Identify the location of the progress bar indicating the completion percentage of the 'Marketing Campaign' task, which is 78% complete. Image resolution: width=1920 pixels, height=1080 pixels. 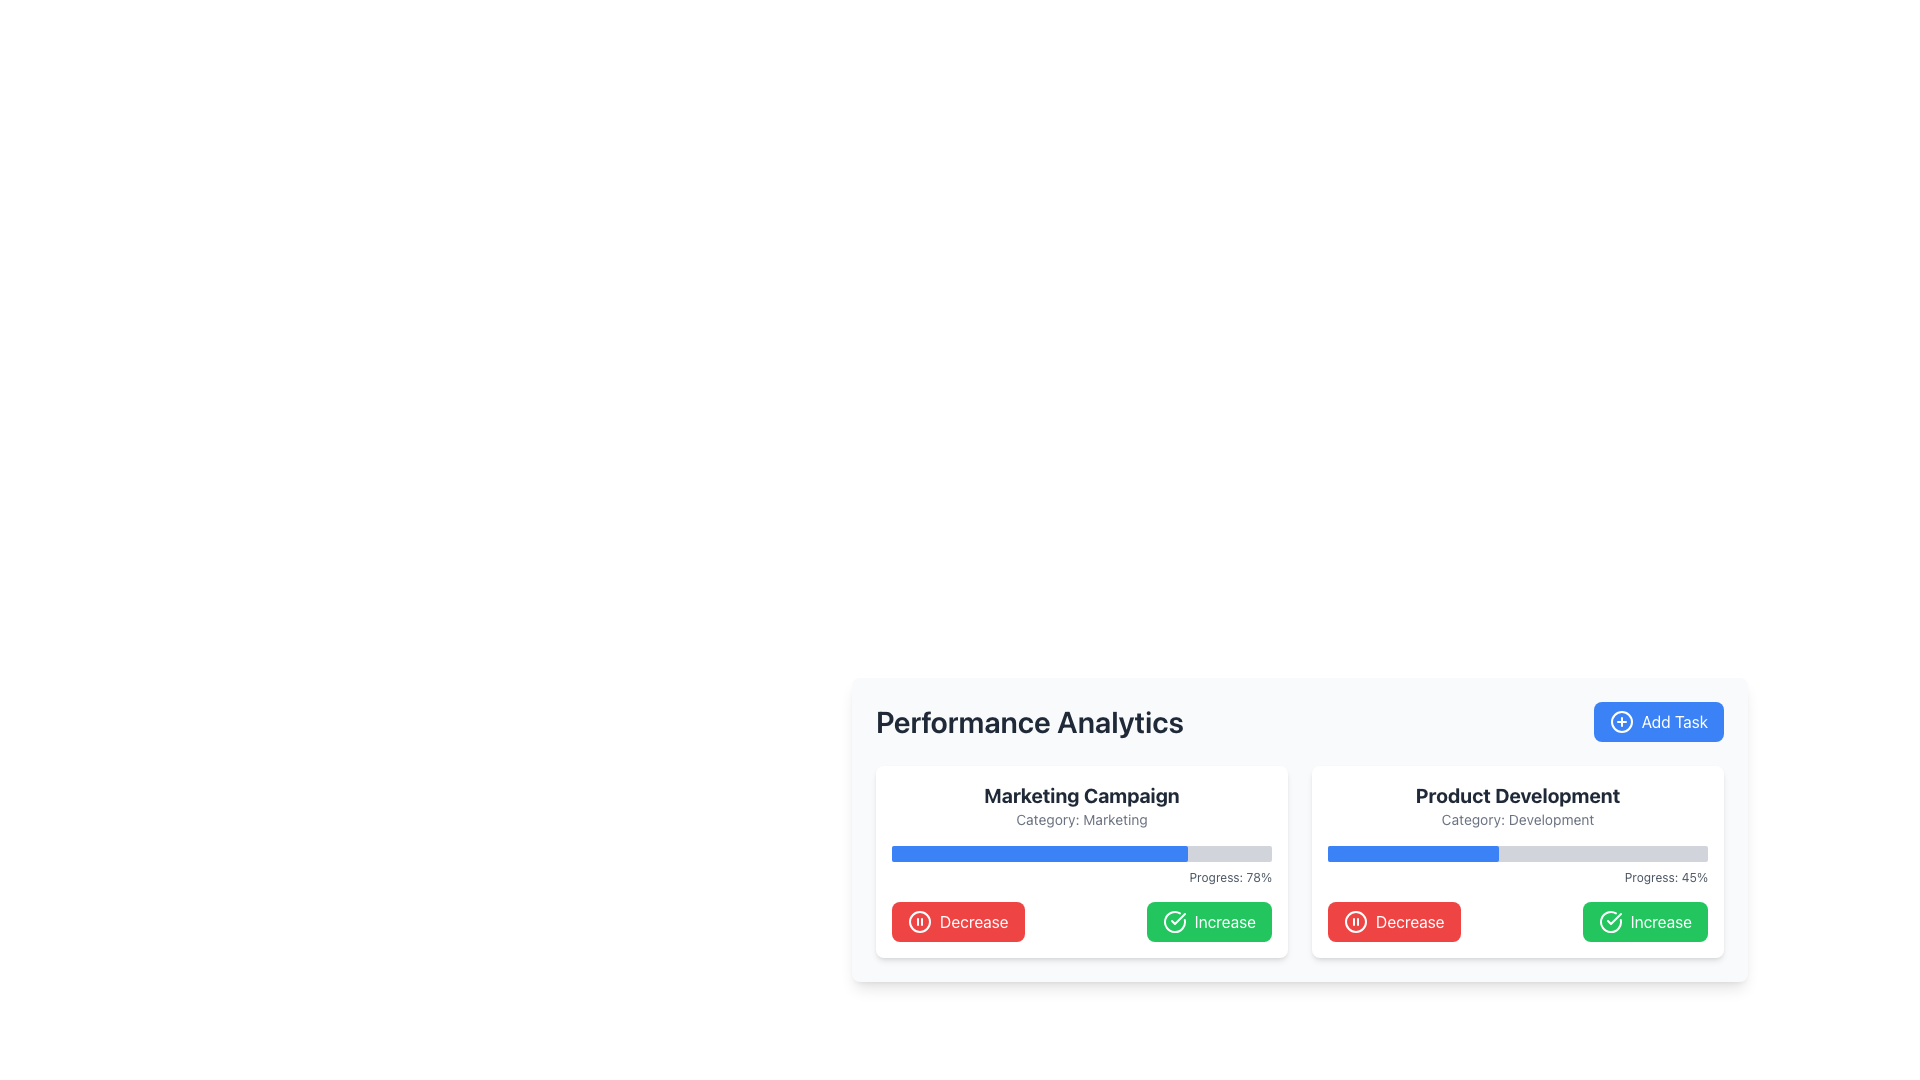
(1080, 853).